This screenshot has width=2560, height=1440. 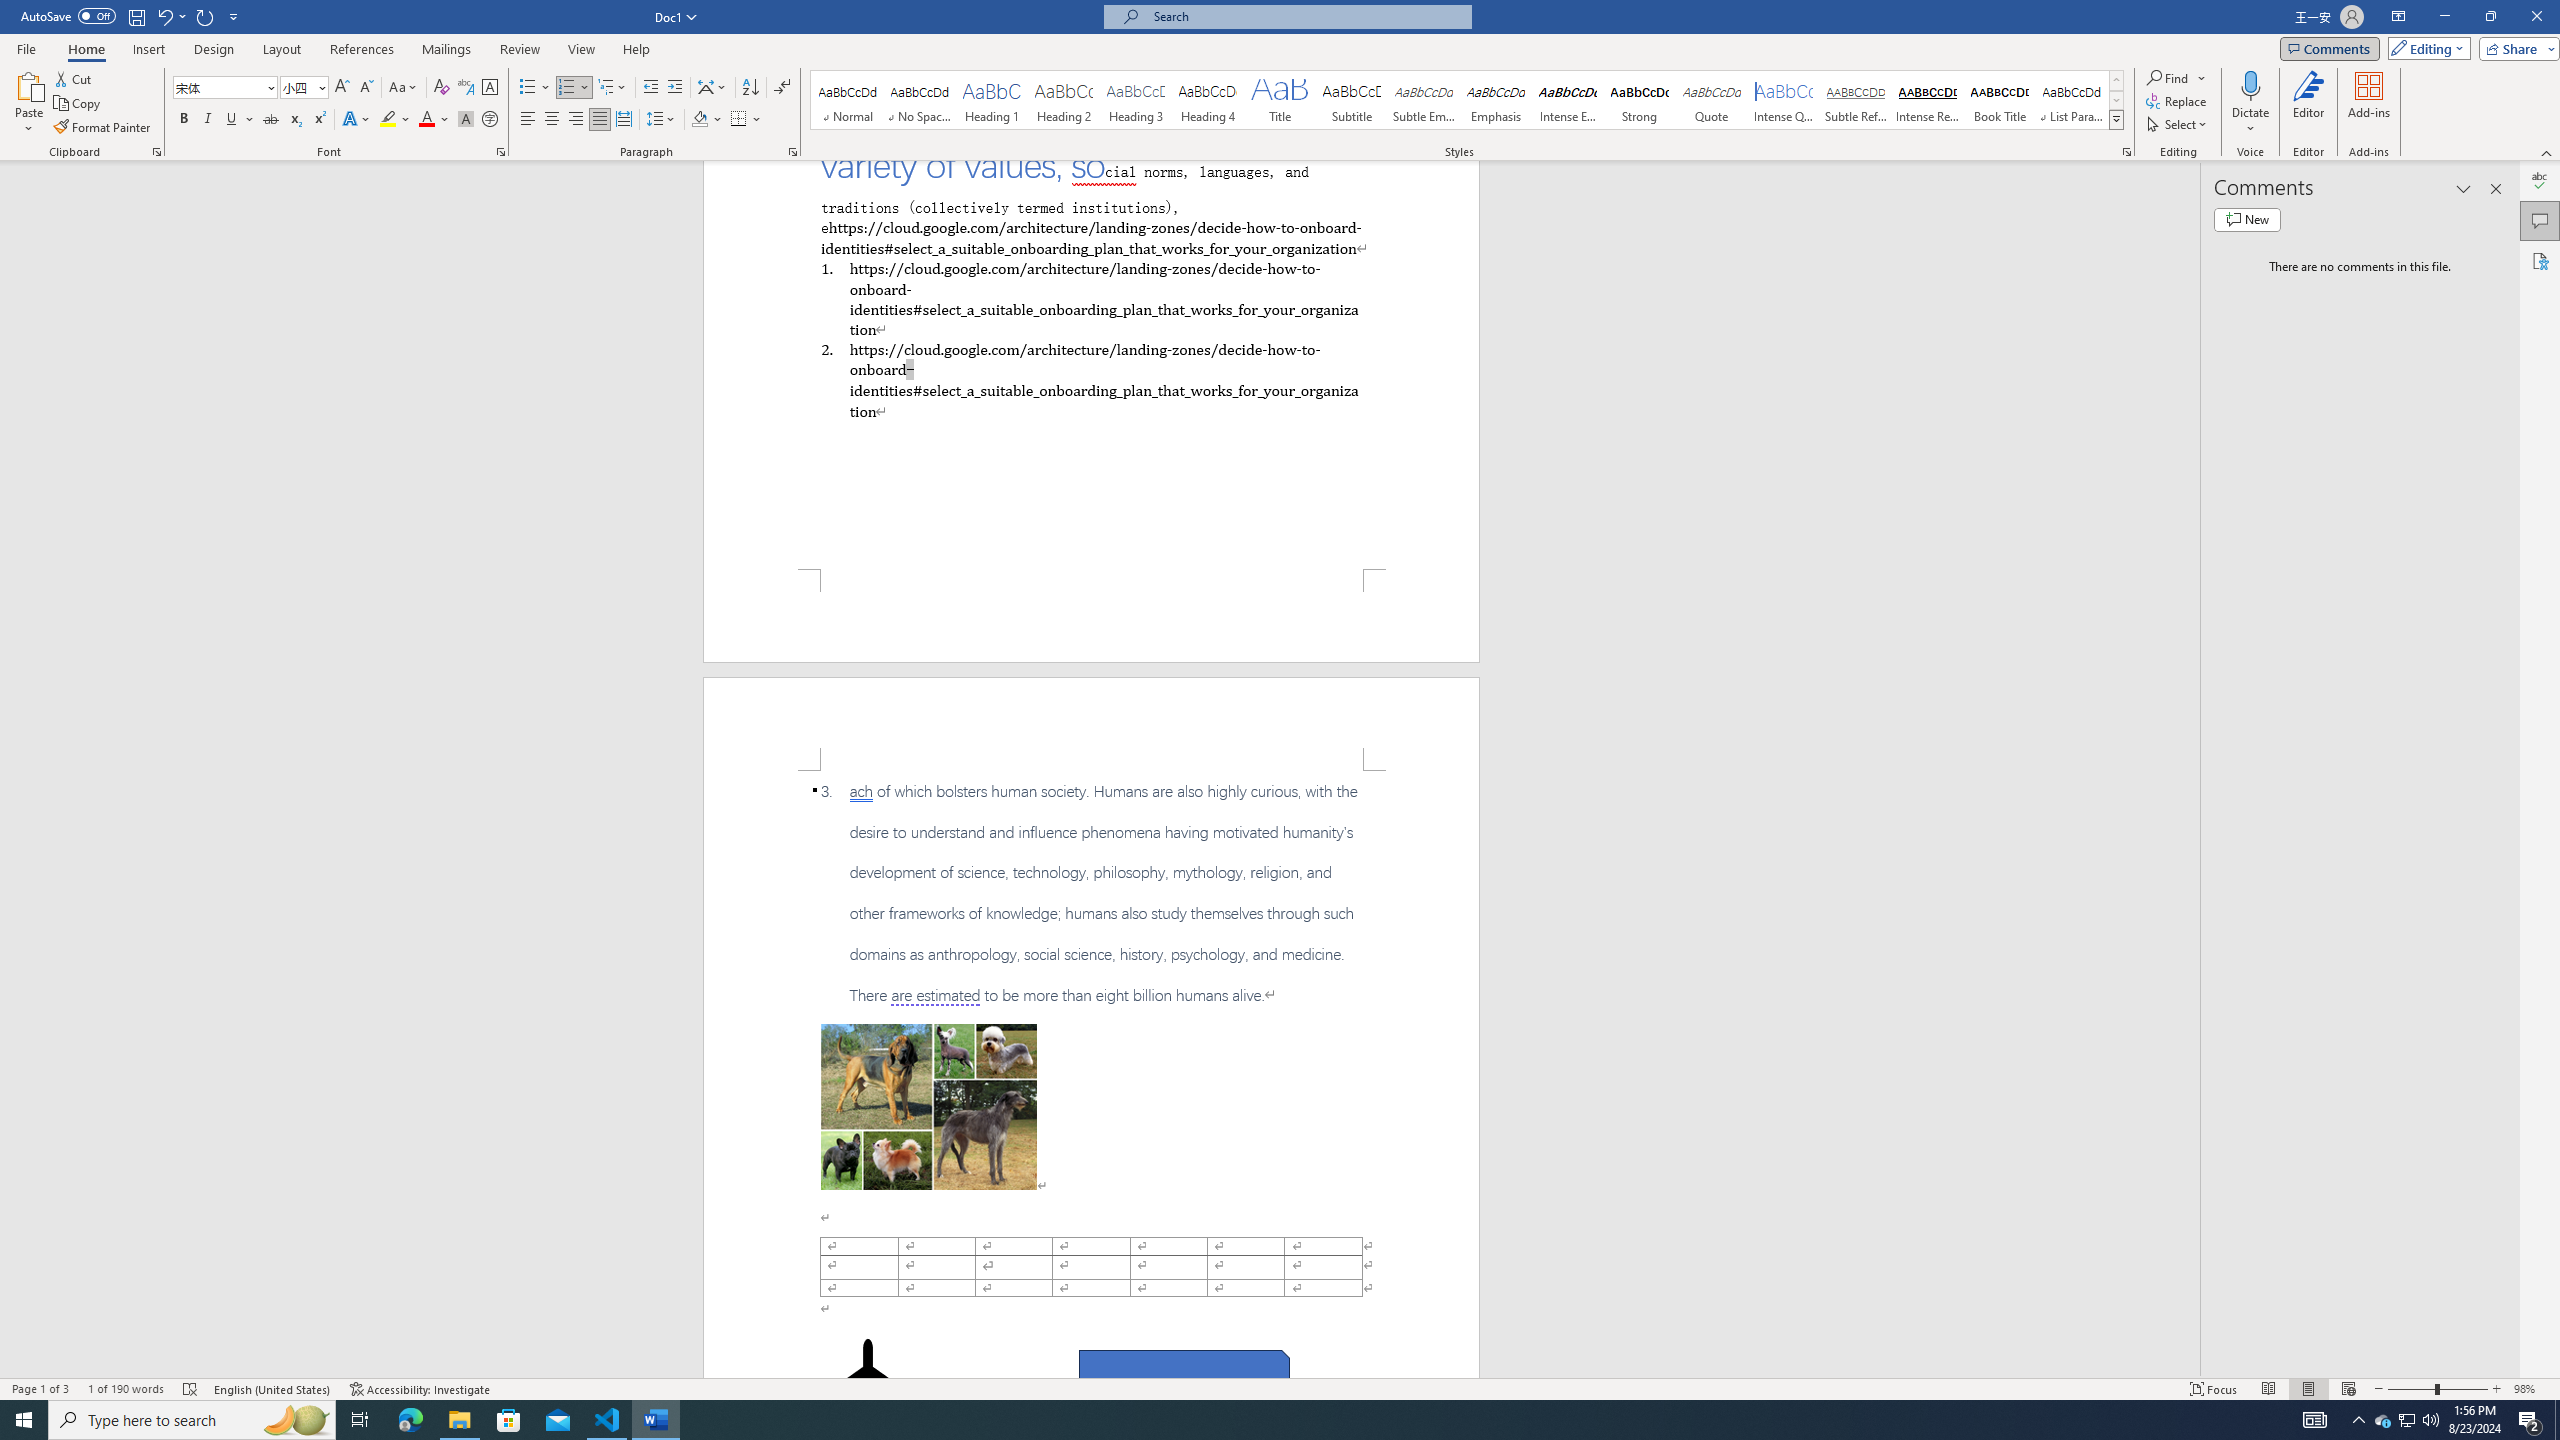 What do you see at coordinates (354, 118) in the screenshot?
I see `'Text Effects and Typography'` at bounding box center [354, 118].